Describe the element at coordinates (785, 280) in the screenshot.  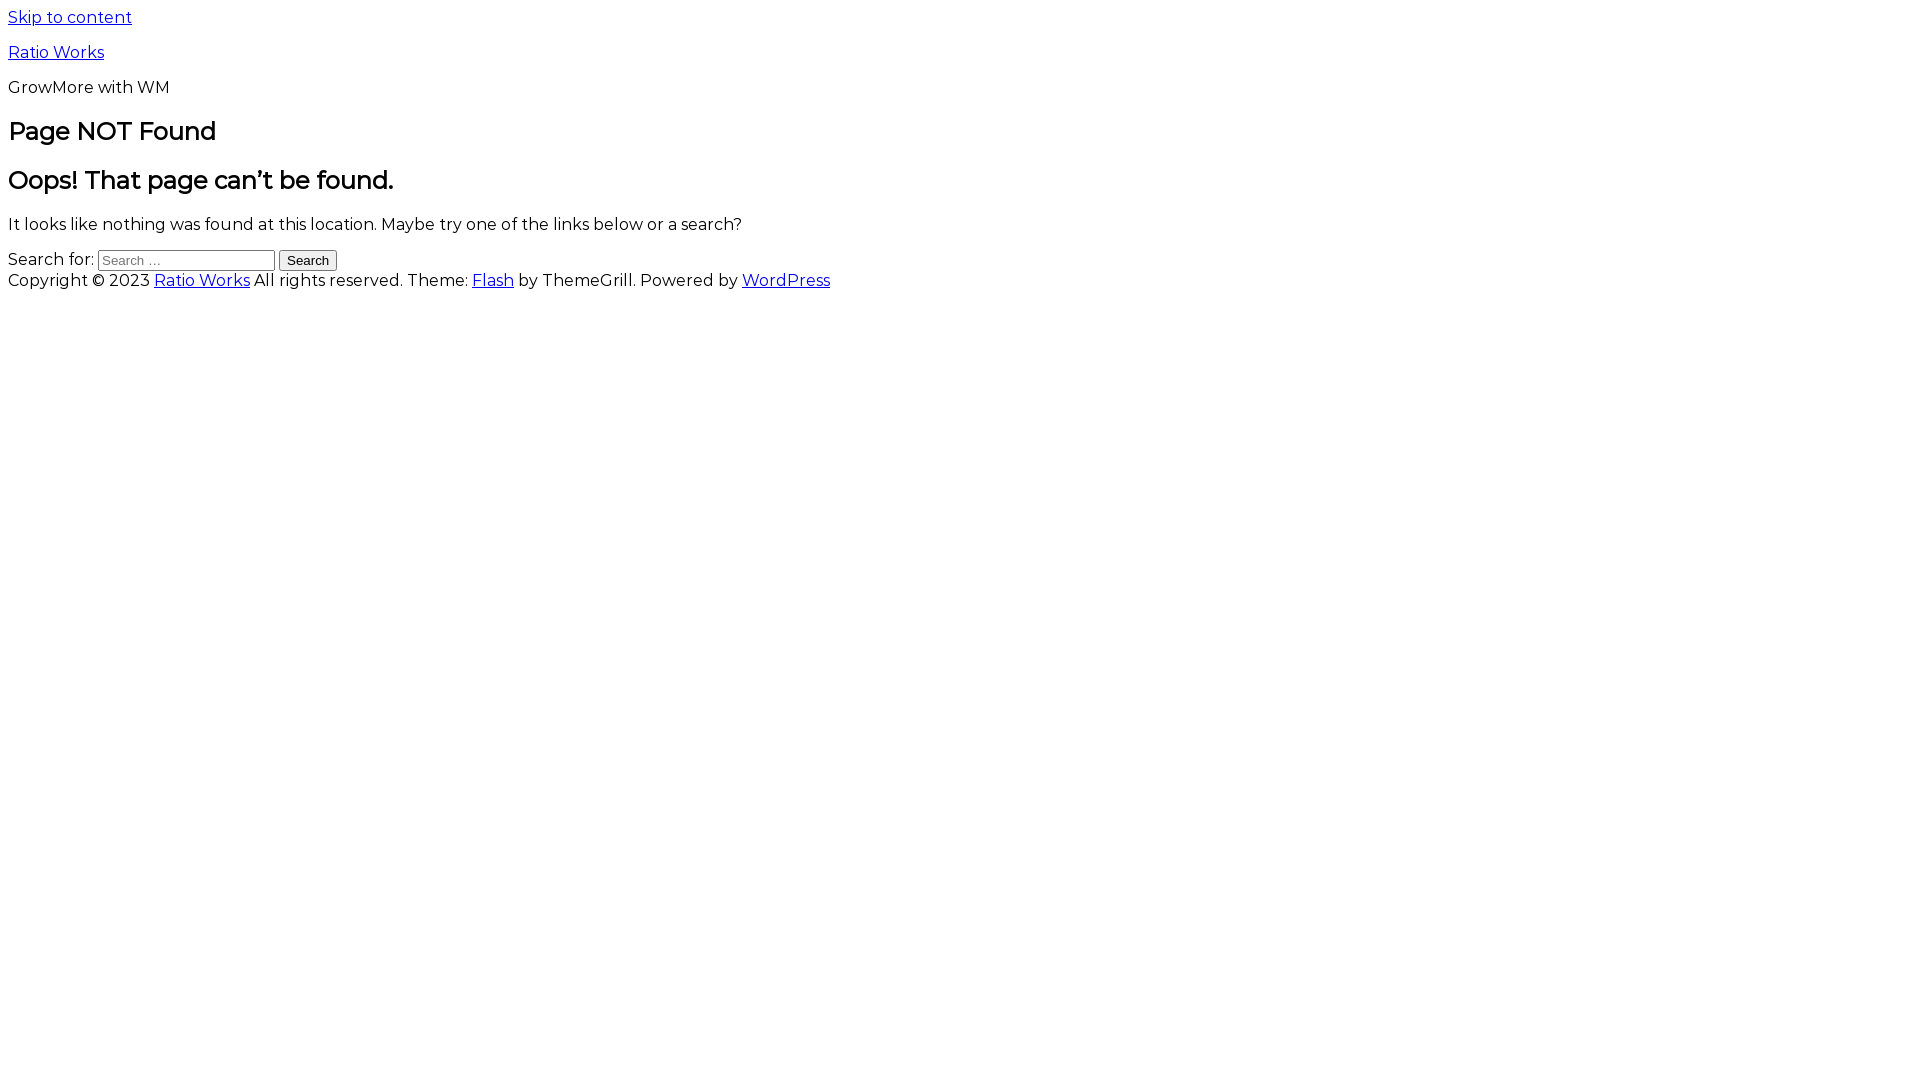
I see `'WordPress'` at that location.